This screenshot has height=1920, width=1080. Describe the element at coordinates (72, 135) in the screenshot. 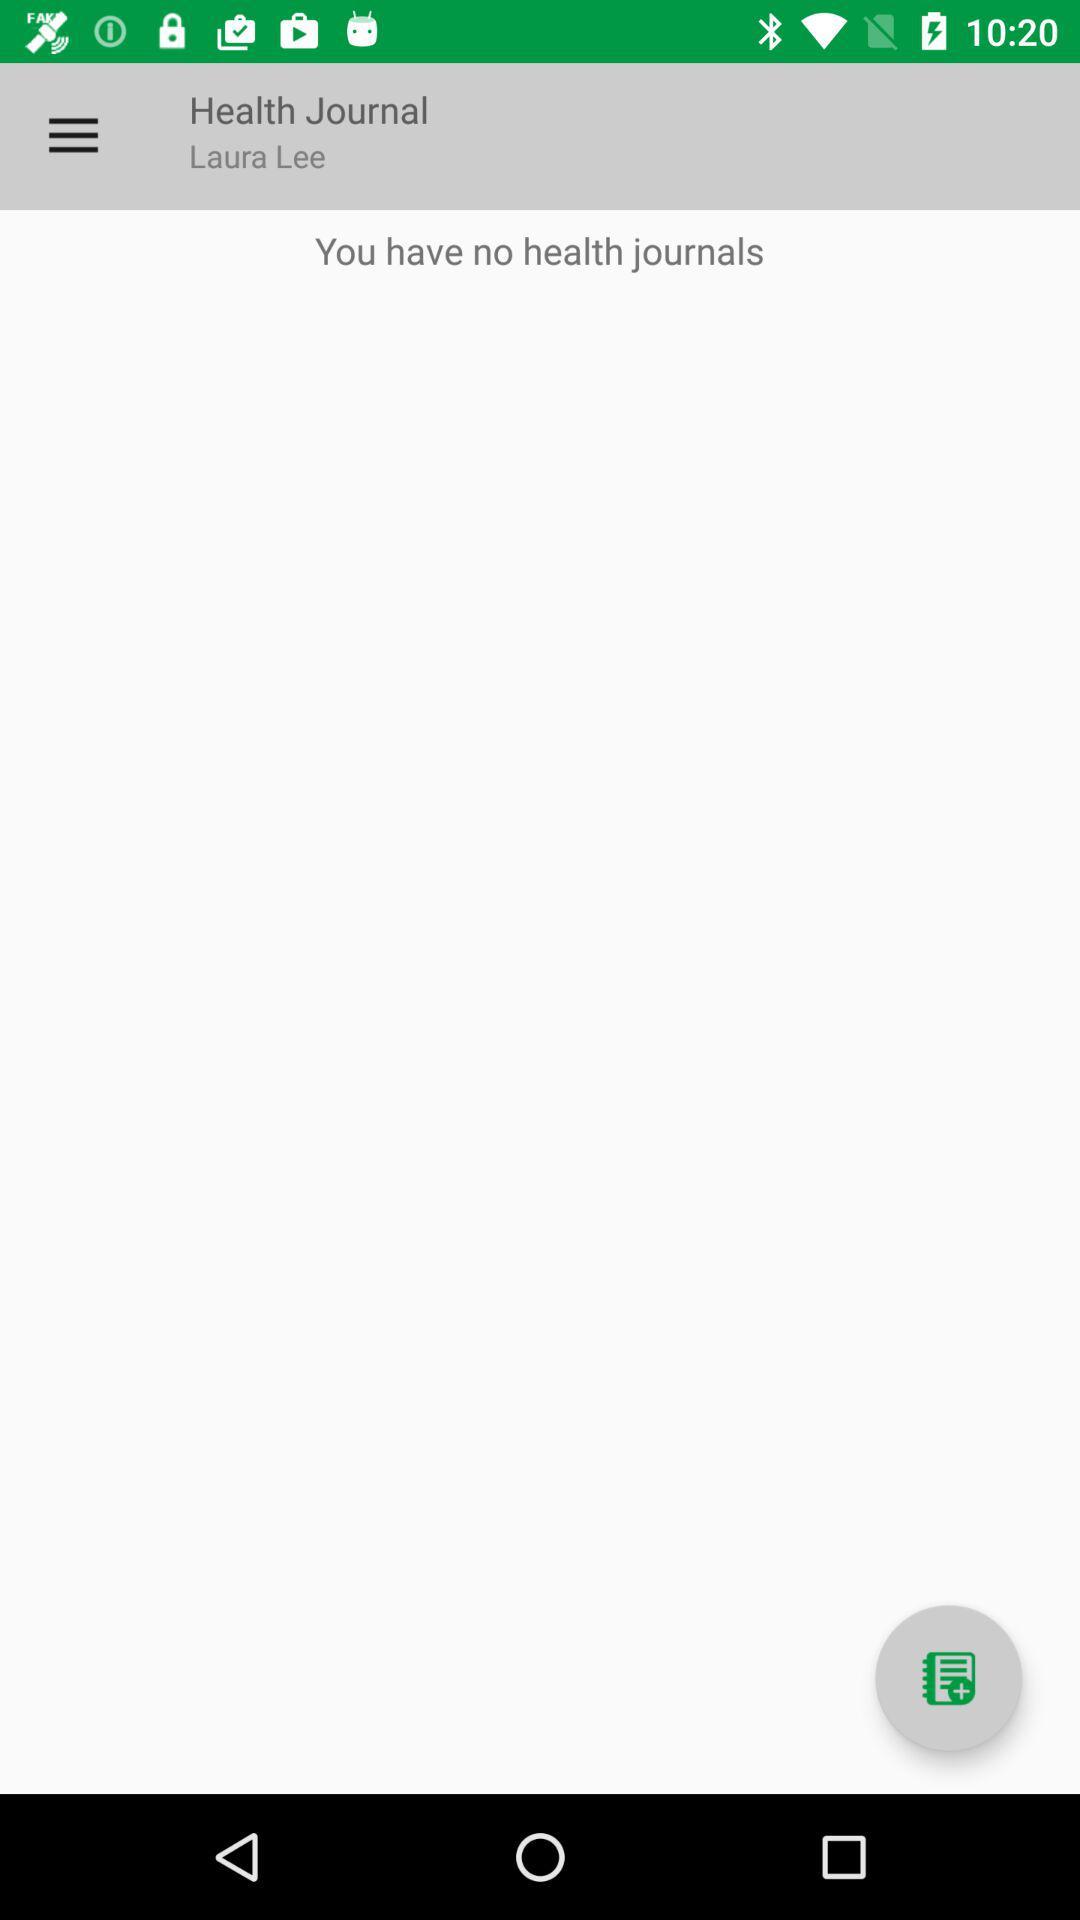

I see `the icon next to health journal item` at that location.